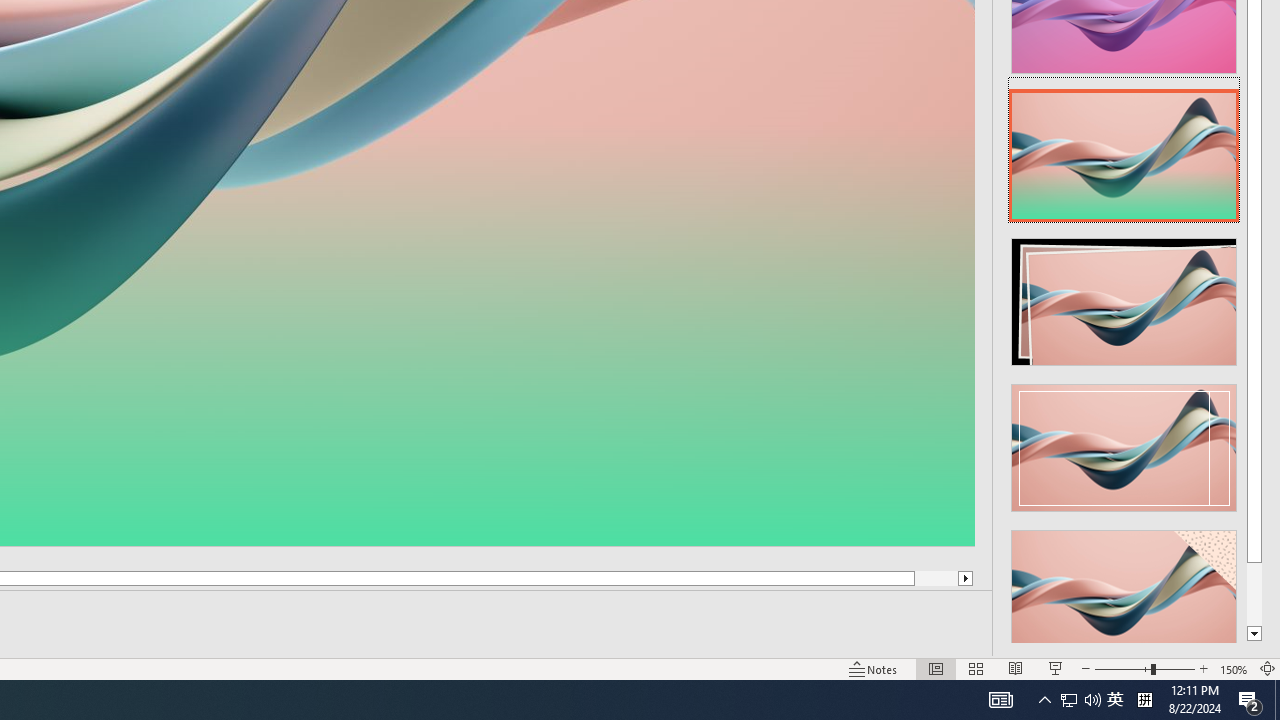 Image resolution: width=1280 pixels, height=720 pixels. What do you see at coordinates (1253, 634) in the screenshot?
I see `'Line down'` at bounding box center [1253, 634].